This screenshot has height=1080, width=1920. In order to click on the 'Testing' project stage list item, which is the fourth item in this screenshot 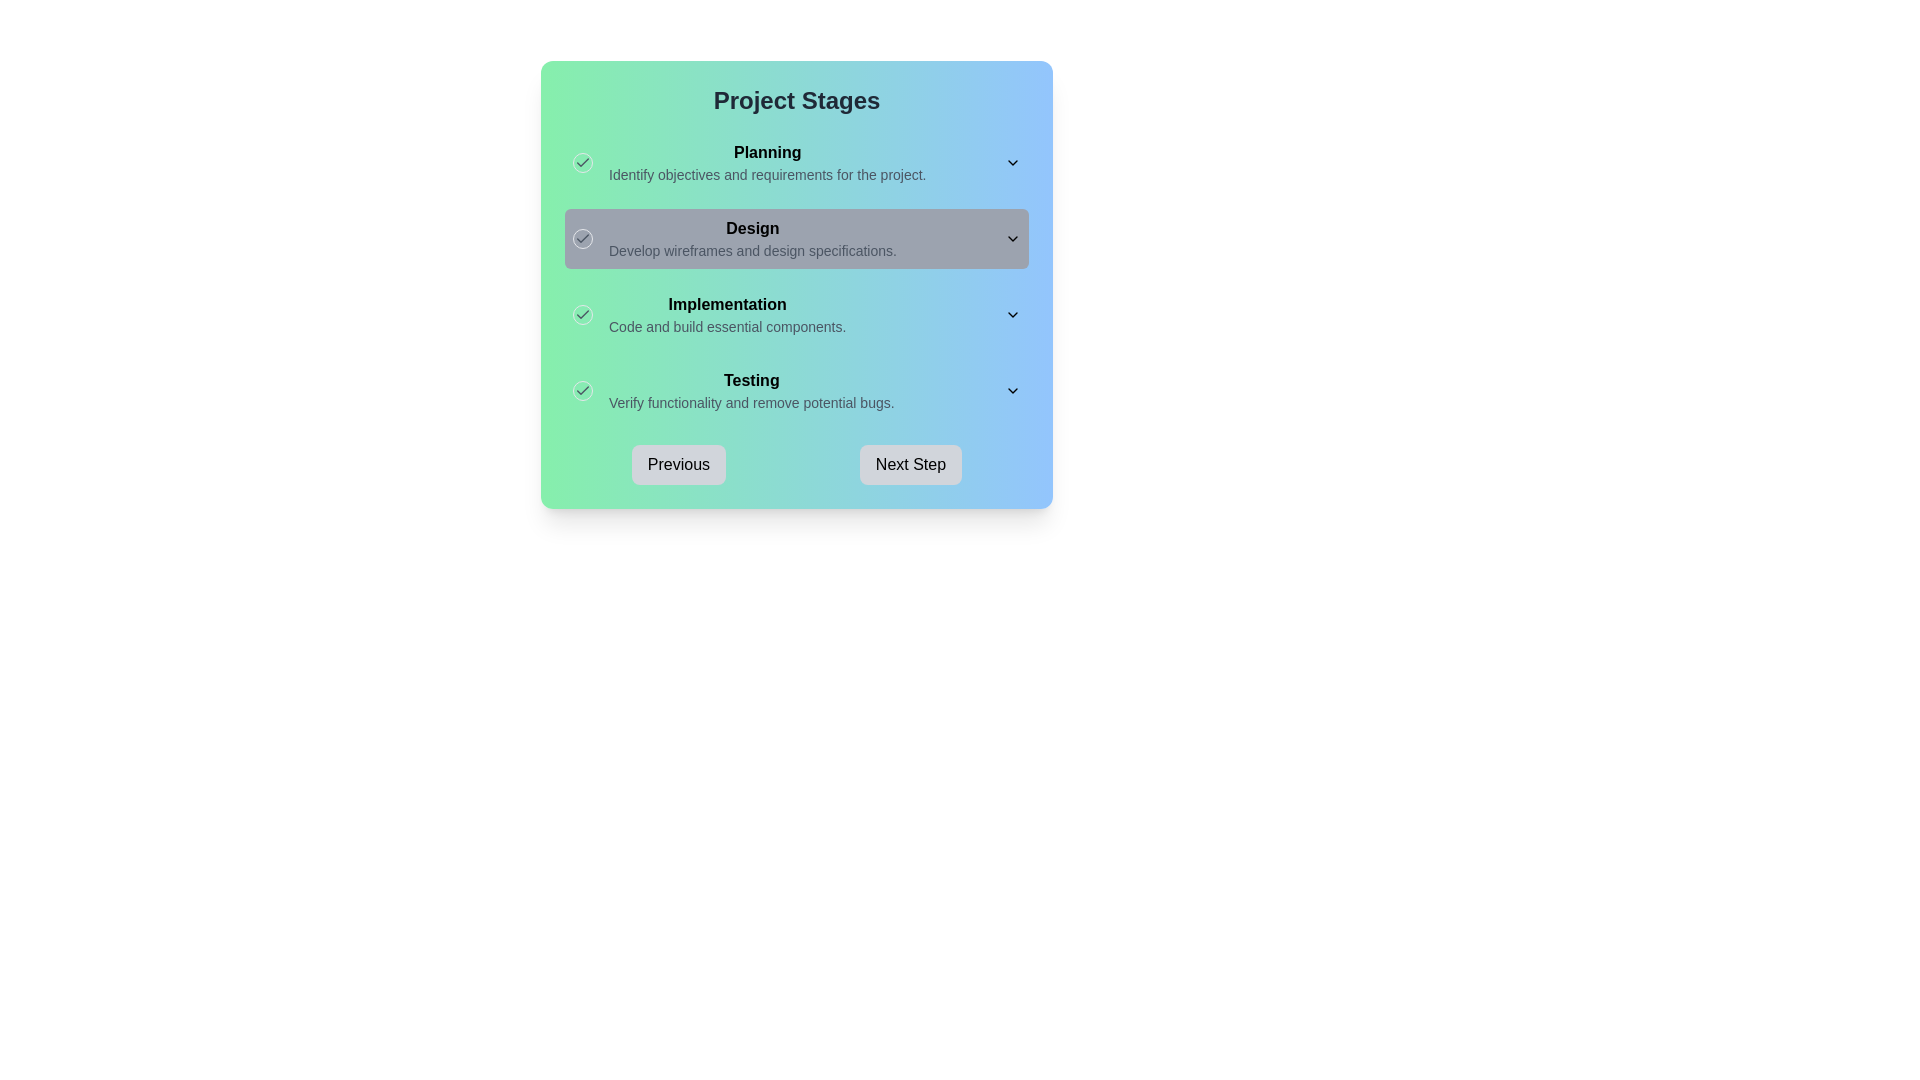, I will do `click(795, 390)`.